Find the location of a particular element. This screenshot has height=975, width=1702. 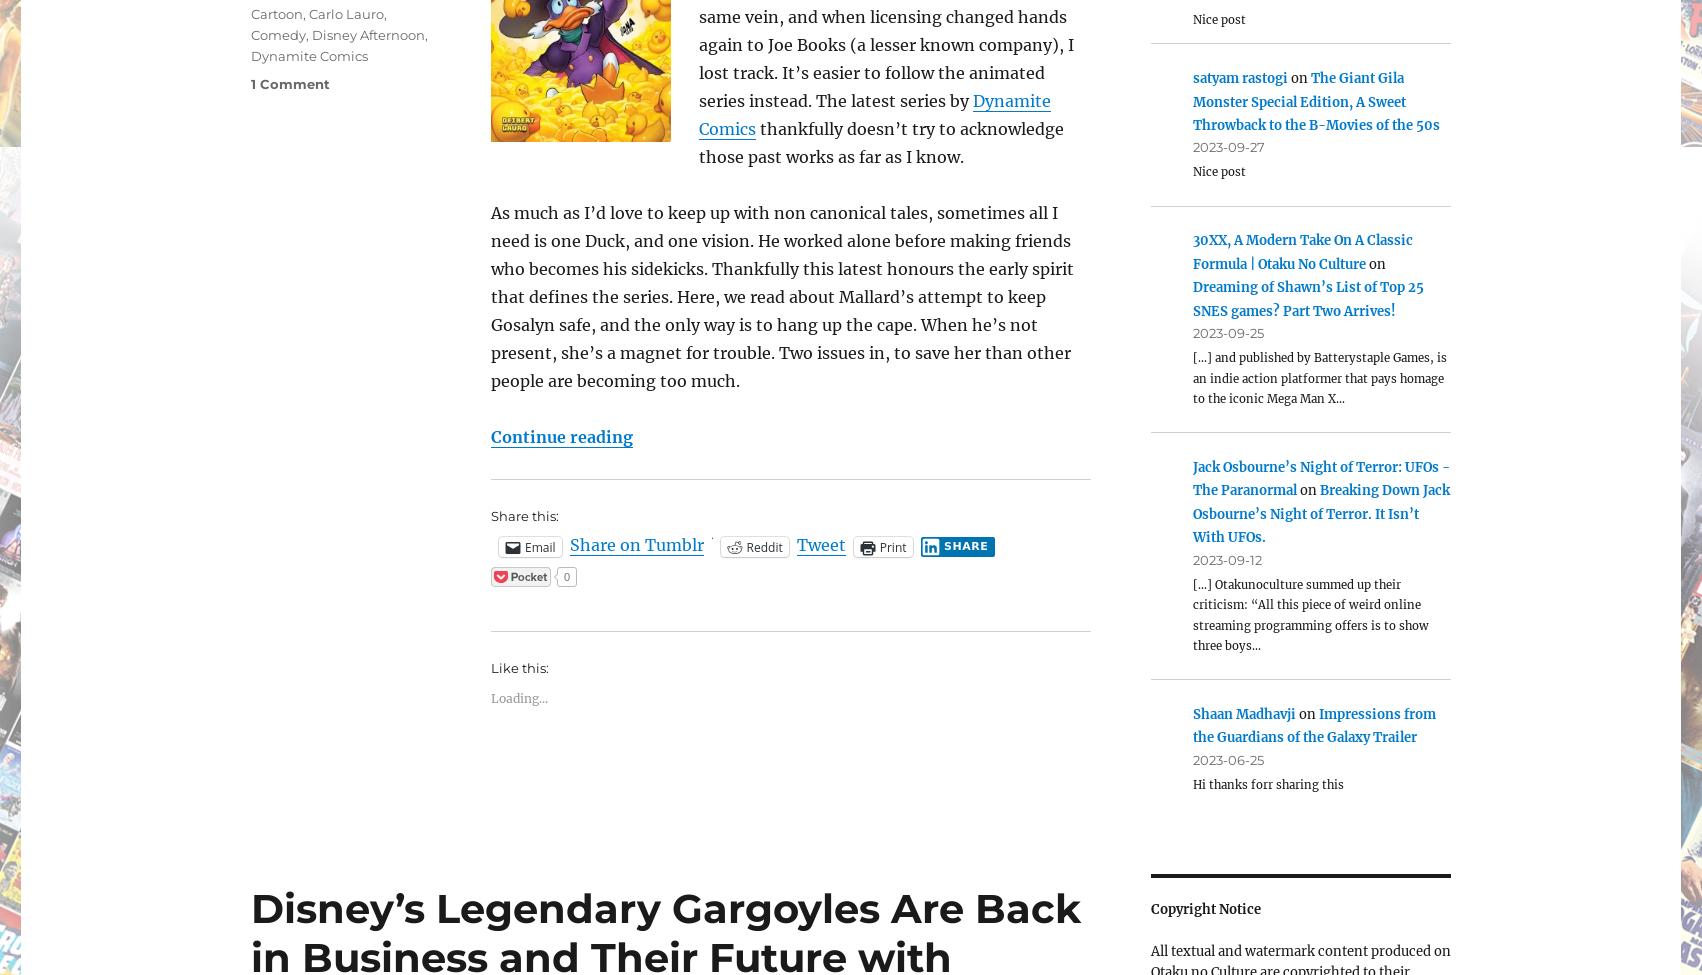

'satyam rastogi' is located at coordinates (1240, 78).